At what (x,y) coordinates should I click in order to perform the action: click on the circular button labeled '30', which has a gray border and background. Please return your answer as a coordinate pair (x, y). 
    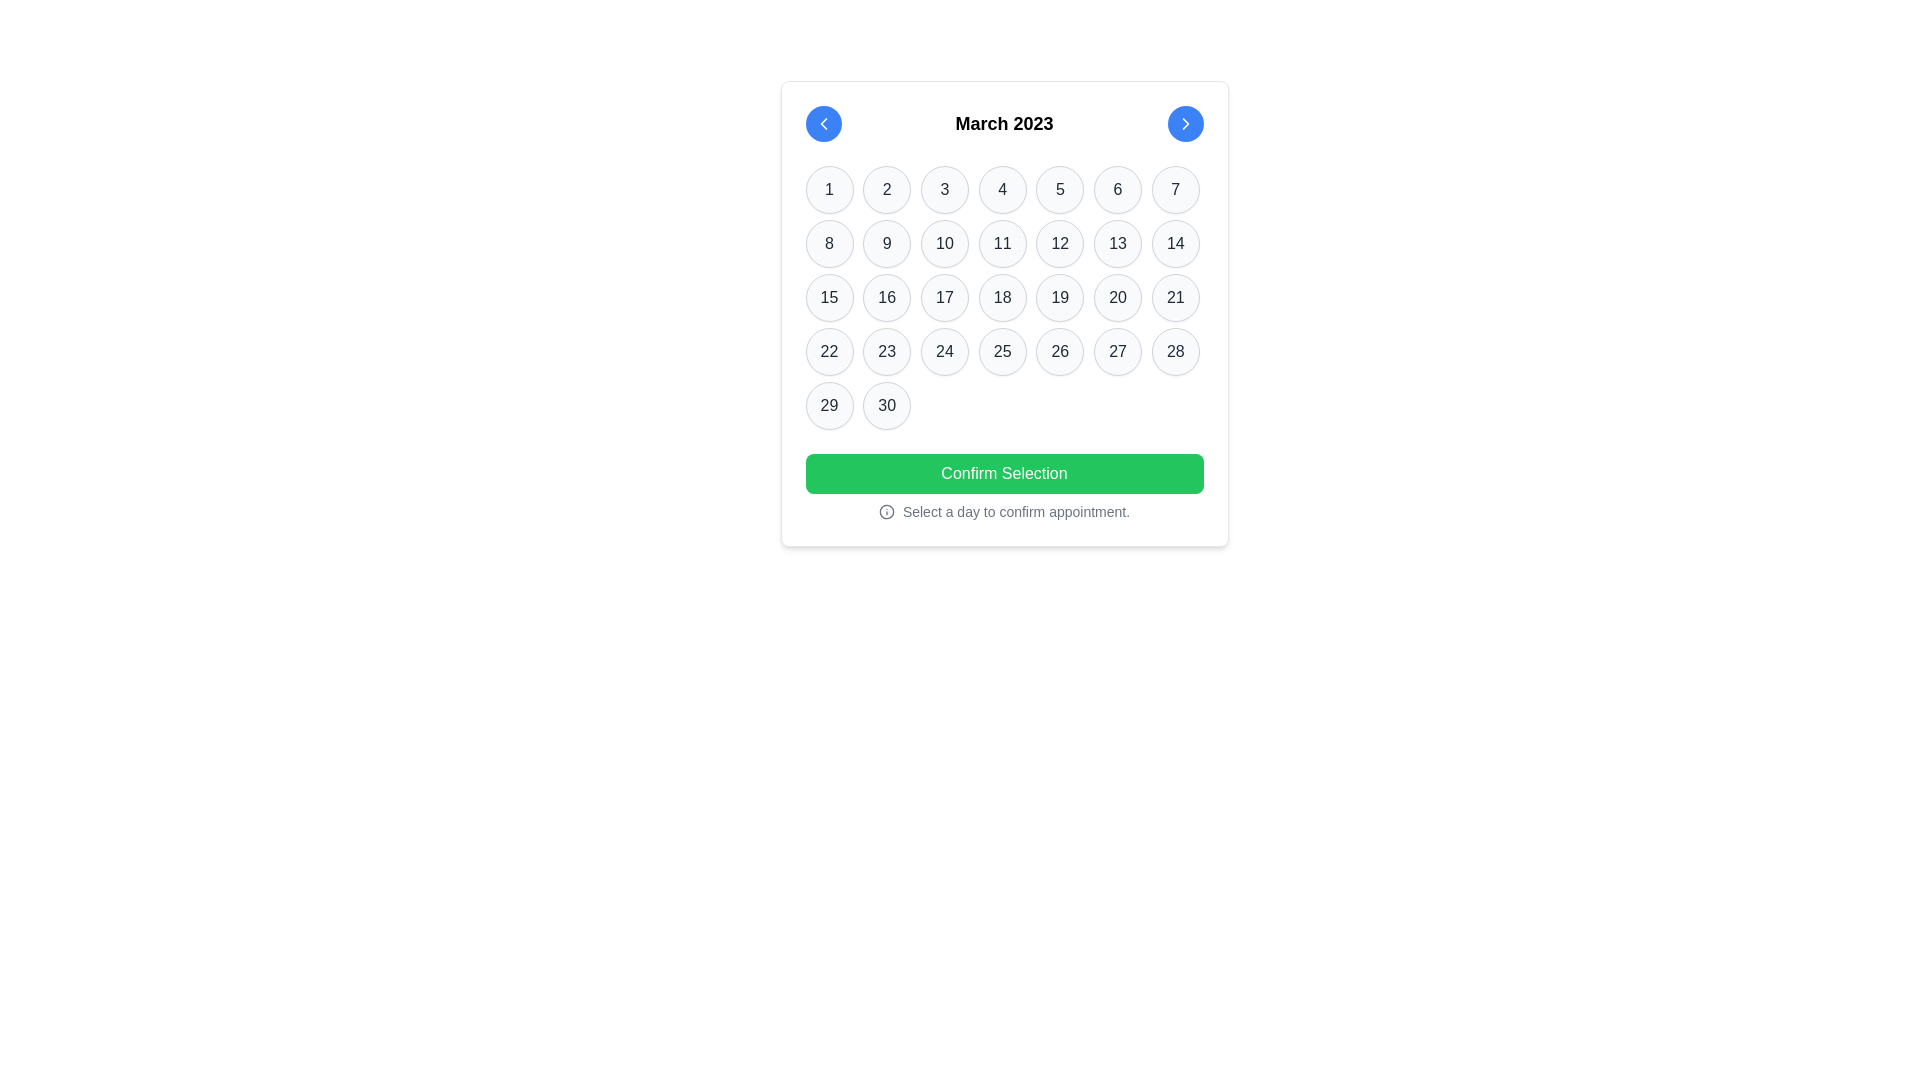
    Looking at the image, I should click on (886, 405).